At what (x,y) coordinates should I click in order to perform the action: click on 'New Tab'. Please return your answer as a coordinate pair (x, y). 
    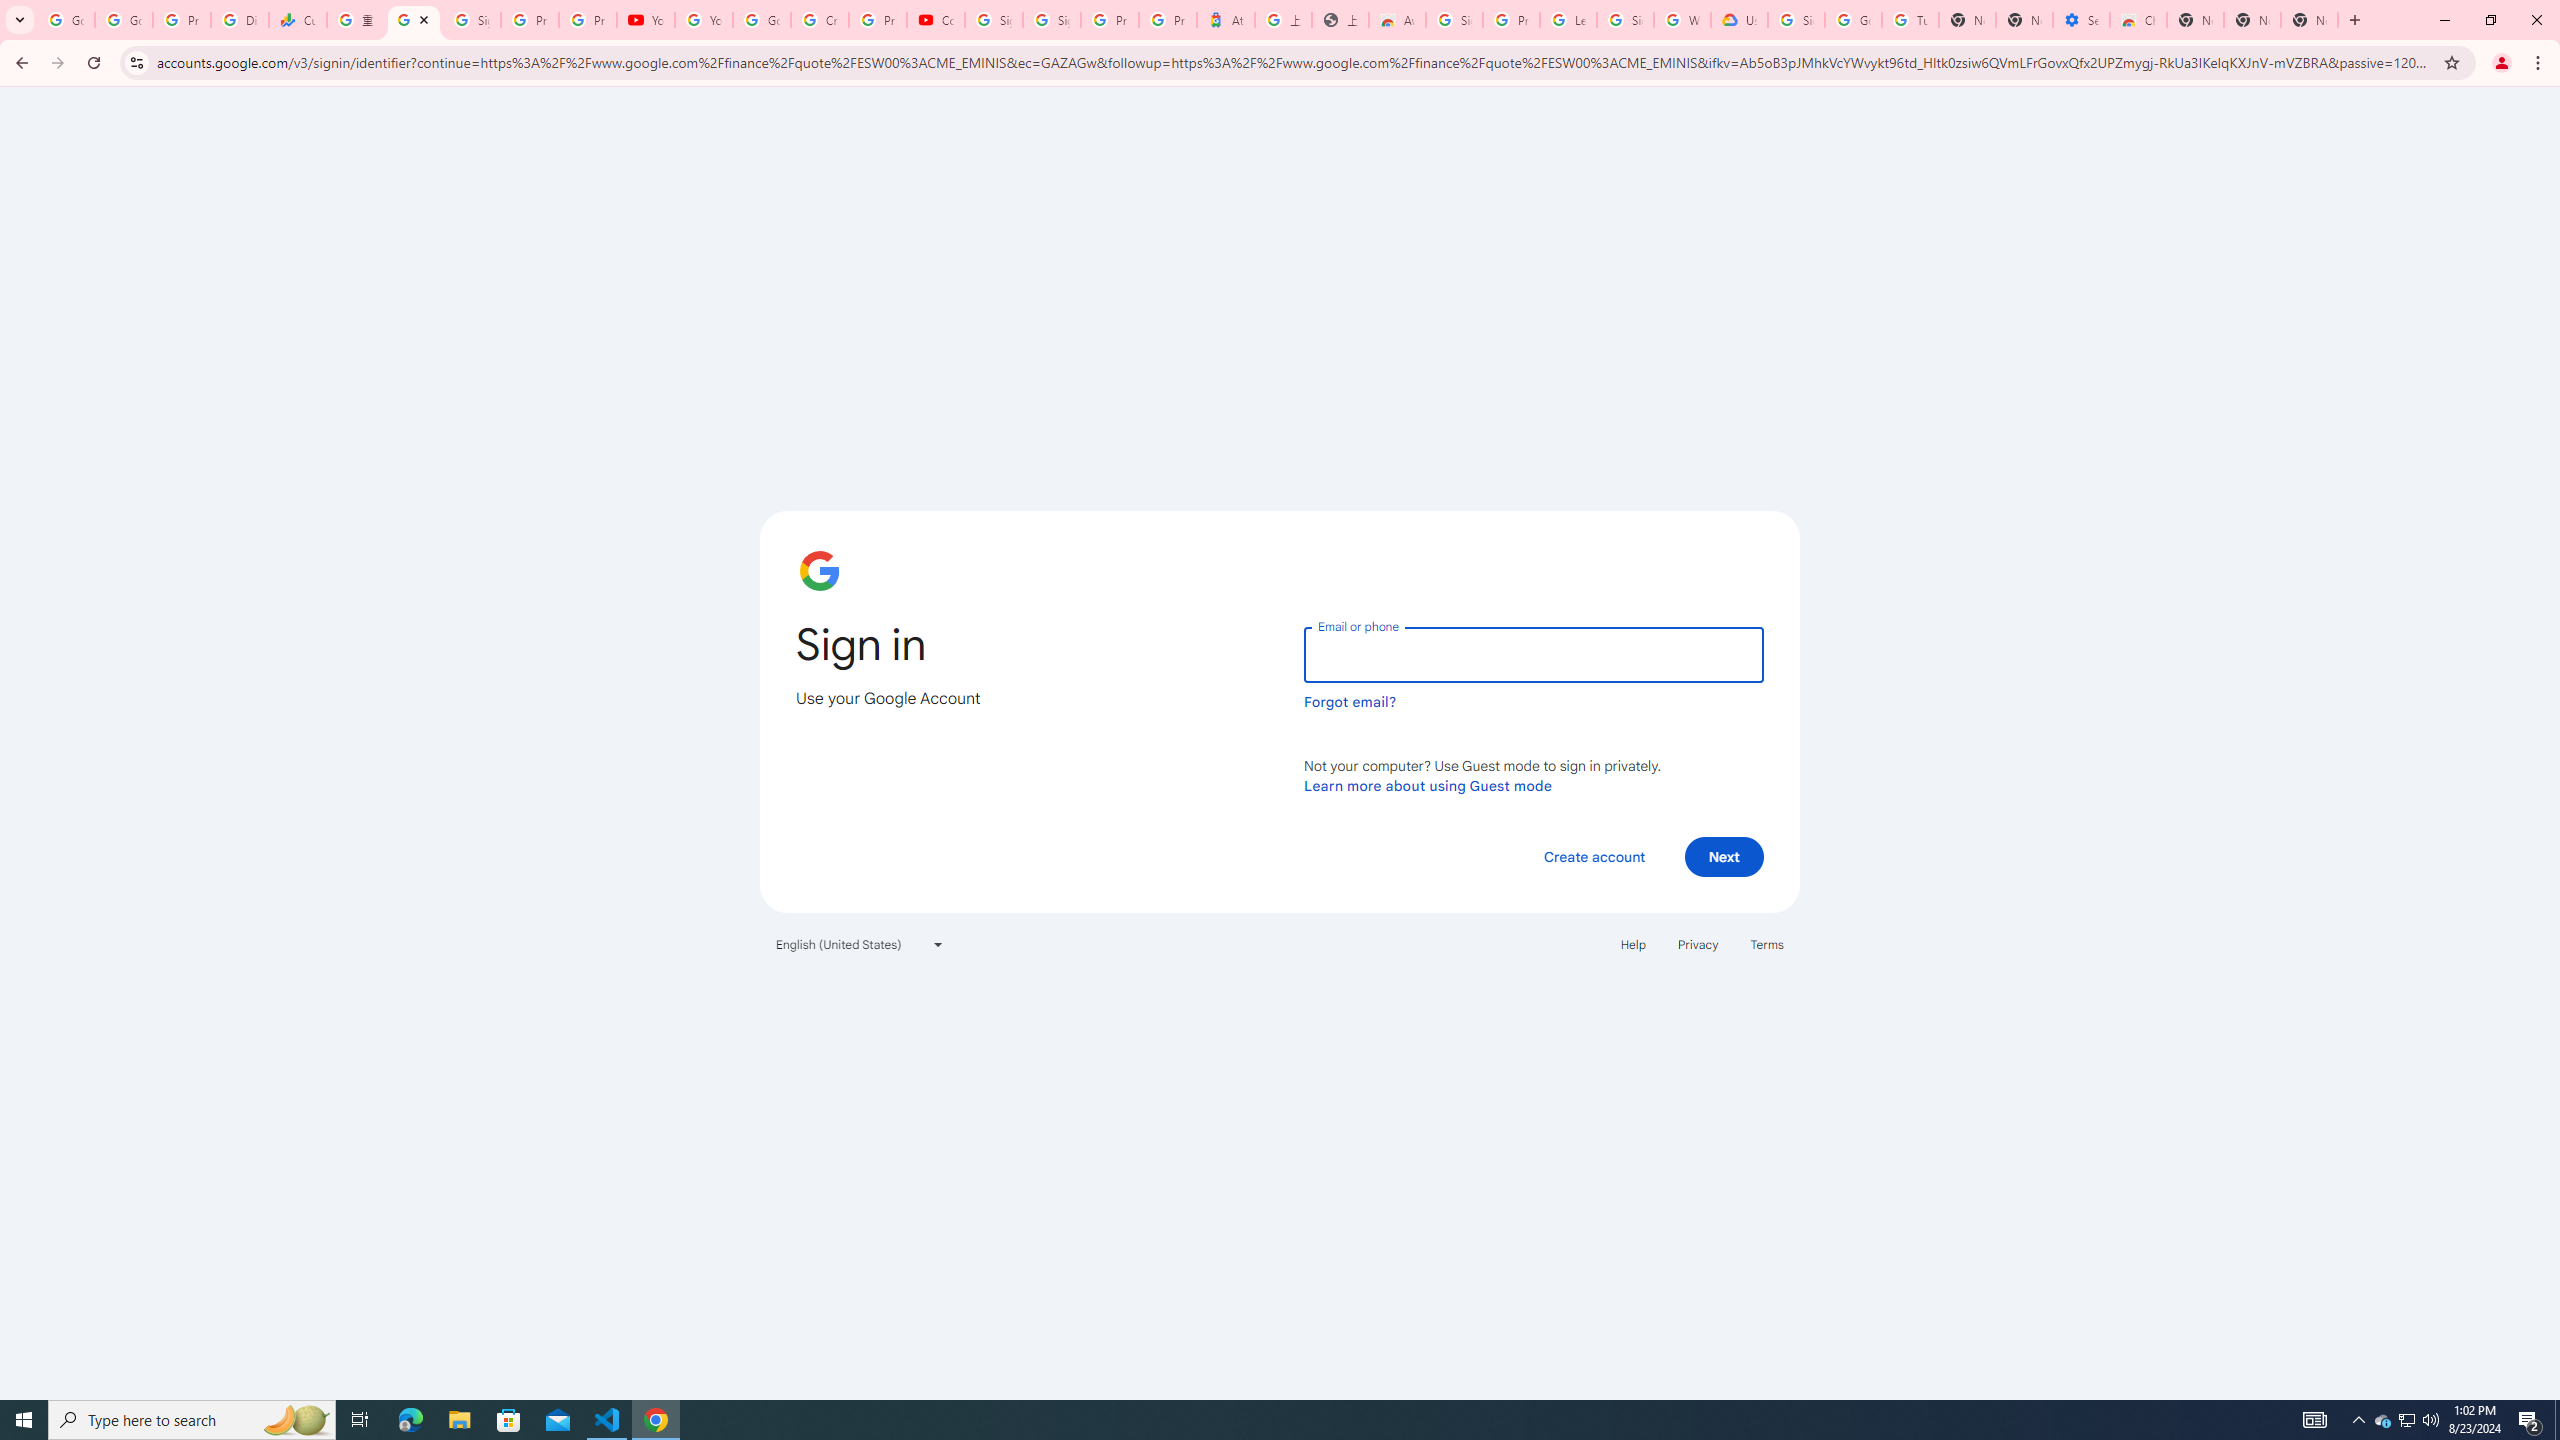
    Looking at the image, I should click on (2310, 19).